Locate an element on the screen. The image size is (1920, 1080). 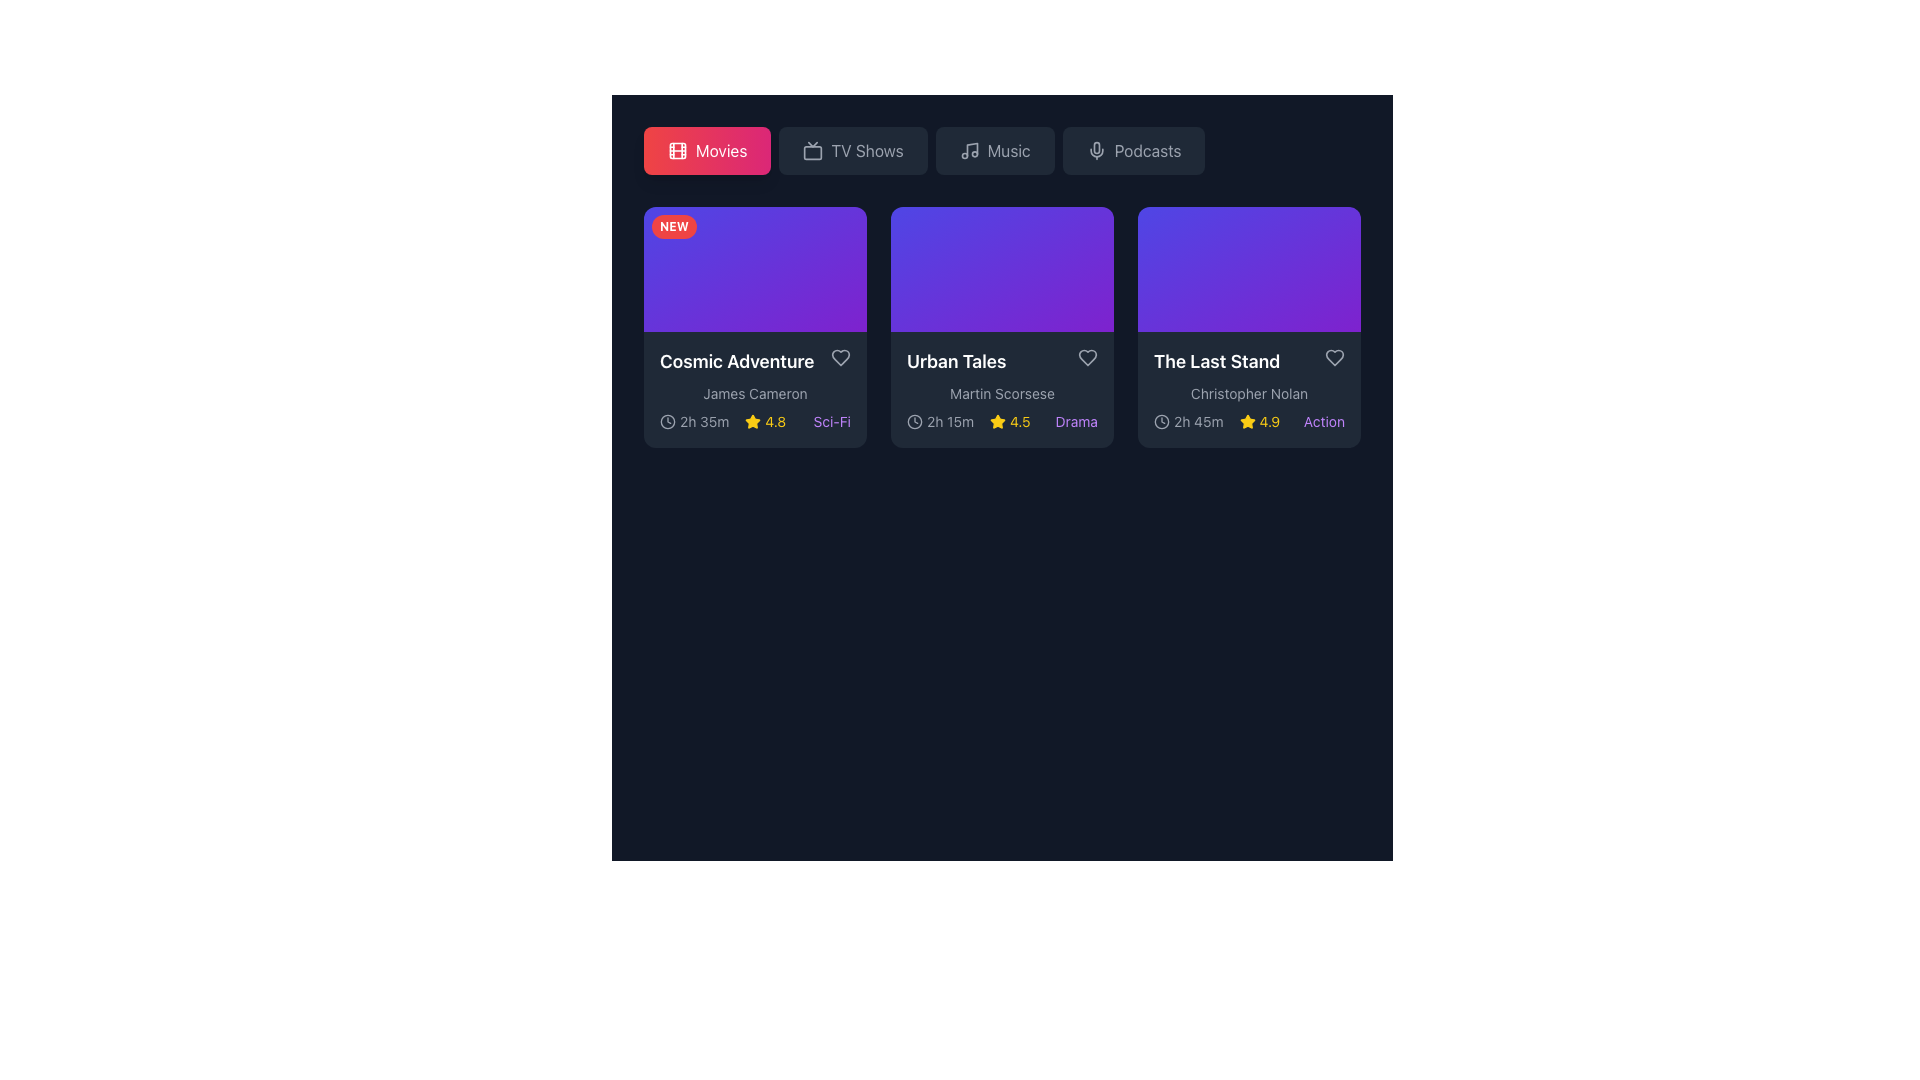
the 'Movies' button is located at coordinates (720, 149).